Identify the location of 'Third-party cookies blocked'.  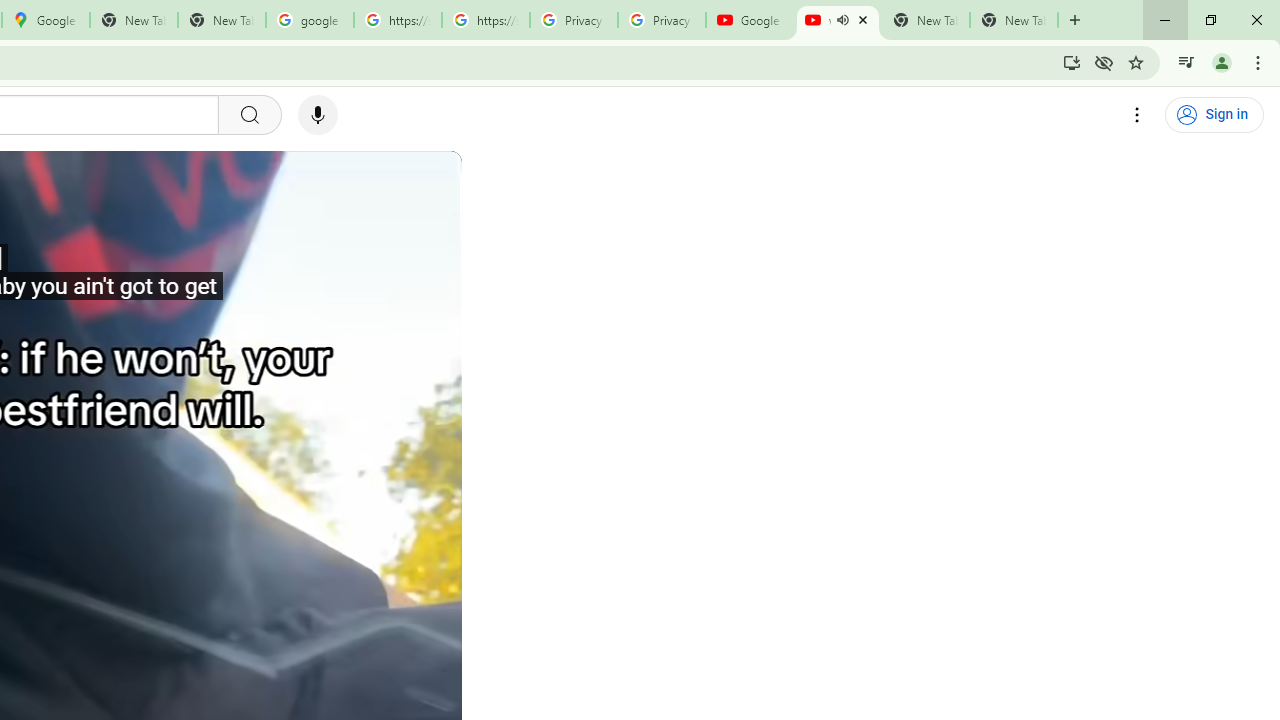
(1103, 61).